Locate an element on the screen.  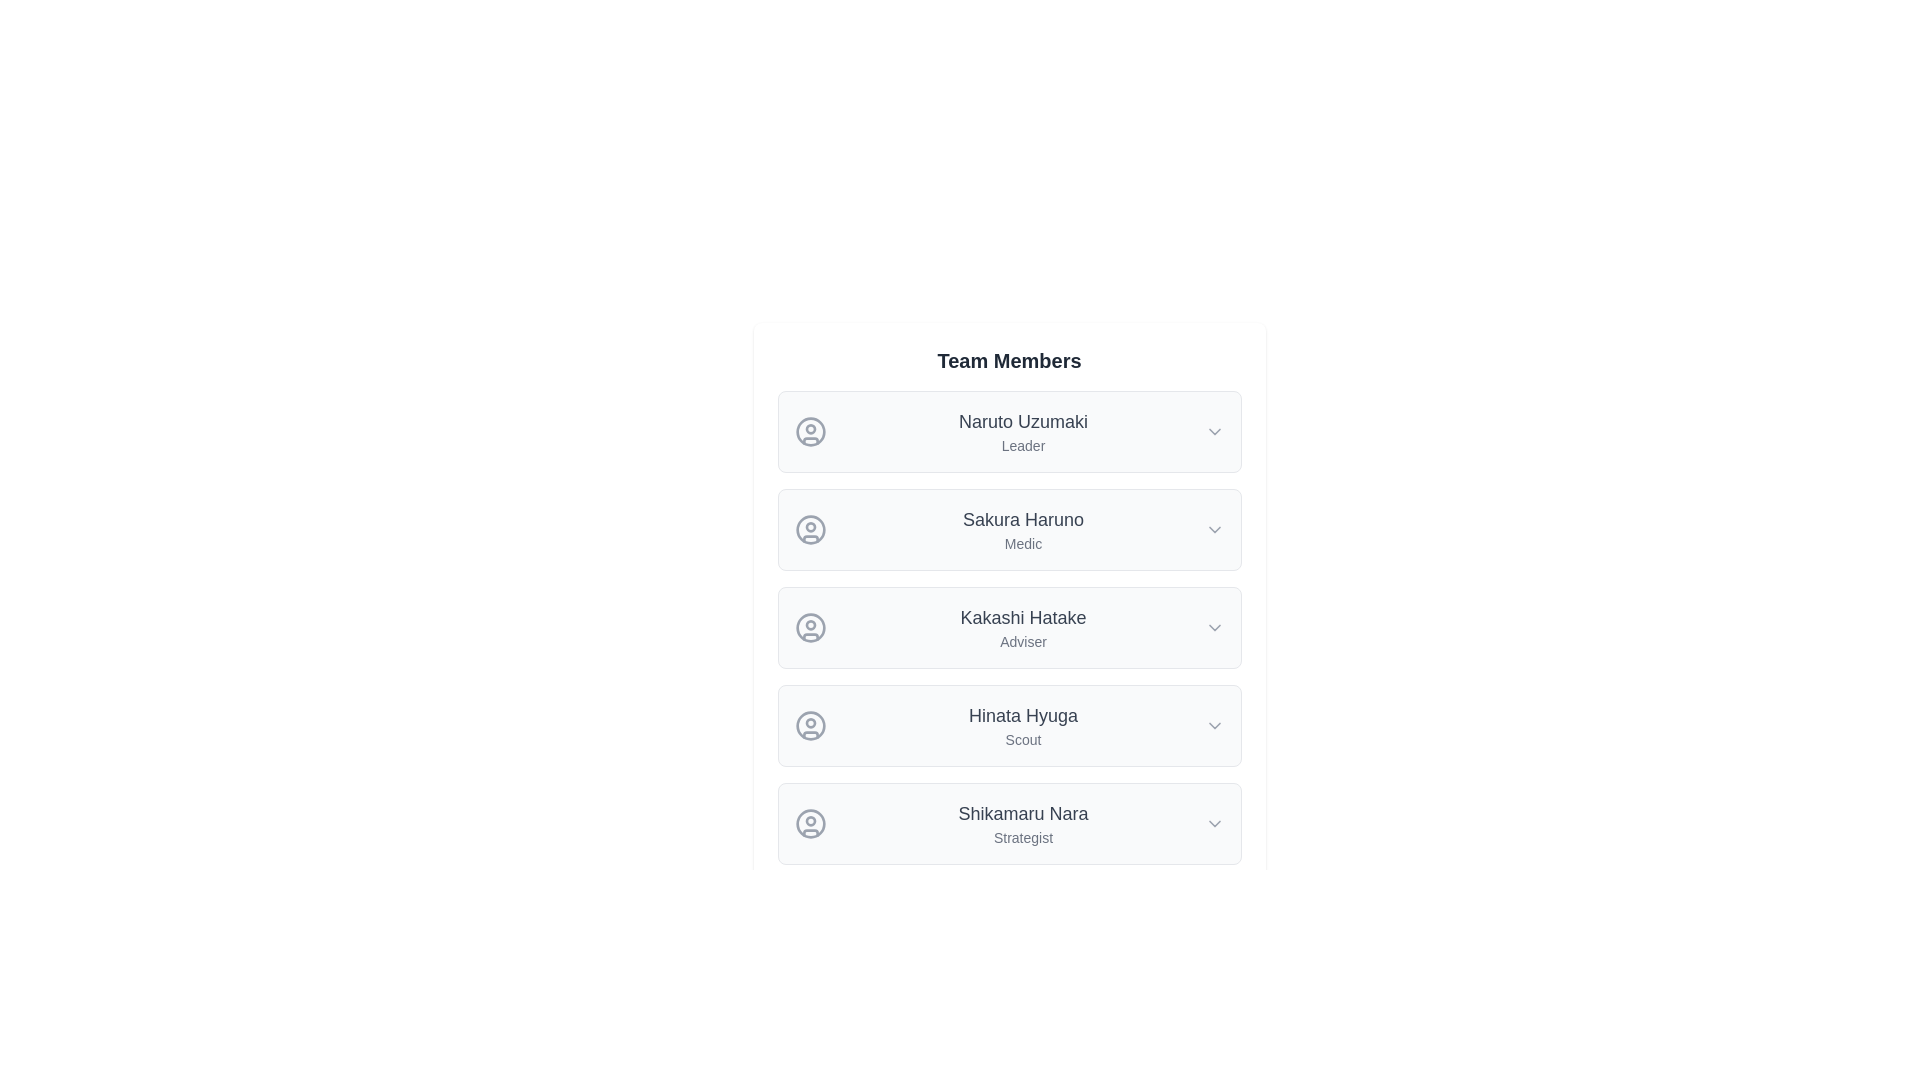
the downward-pointing arrow icon on the right side of the 'Sakura Haruno' and 'Medic' box is located at coordinates (1213, 528).